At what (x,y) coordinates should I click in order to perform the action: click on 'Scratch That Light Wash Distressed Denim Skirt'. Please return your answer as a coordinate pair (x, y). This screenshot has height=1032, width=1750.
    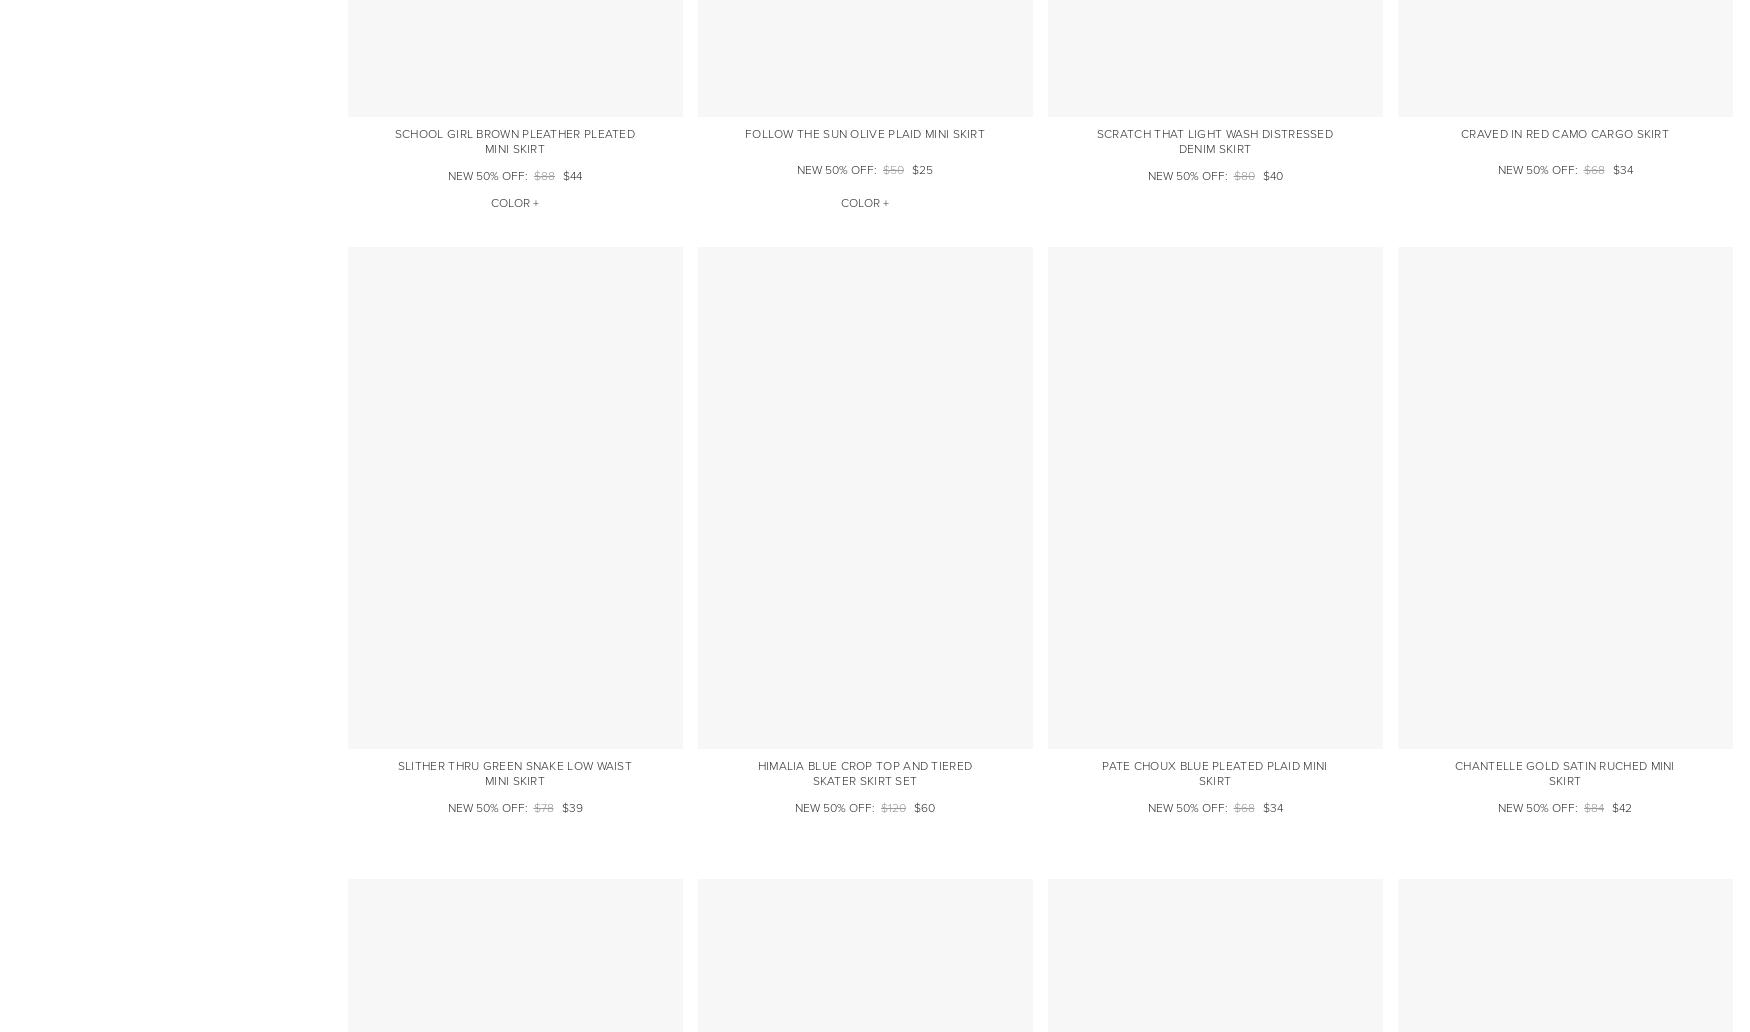
    Looking at the image, I should click on (1096, 139).